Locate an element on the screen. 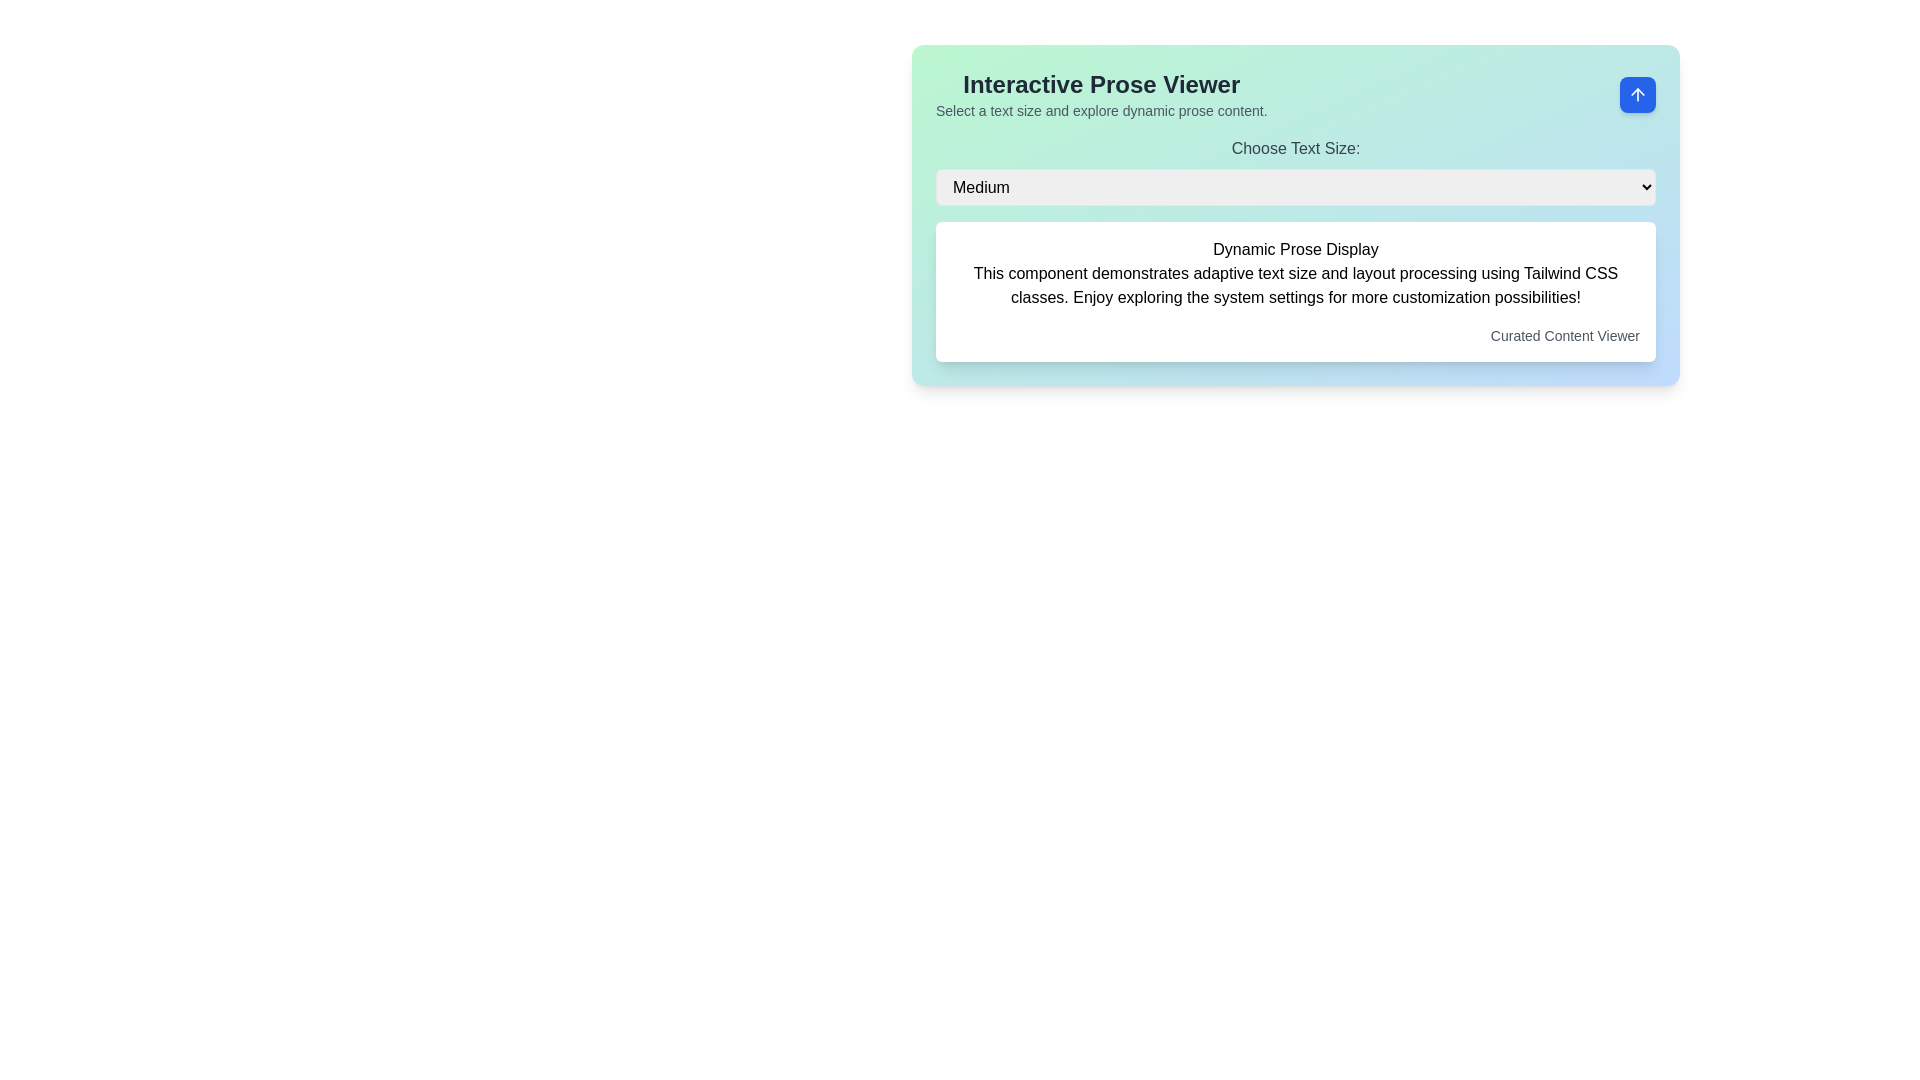 This screenshot has height=1080, width=1920. the upward-pointing arrow icon with a blue background located at the top-right corner of the 'Interactive Prose Viewer' card is located at coordinates (1637, 95).